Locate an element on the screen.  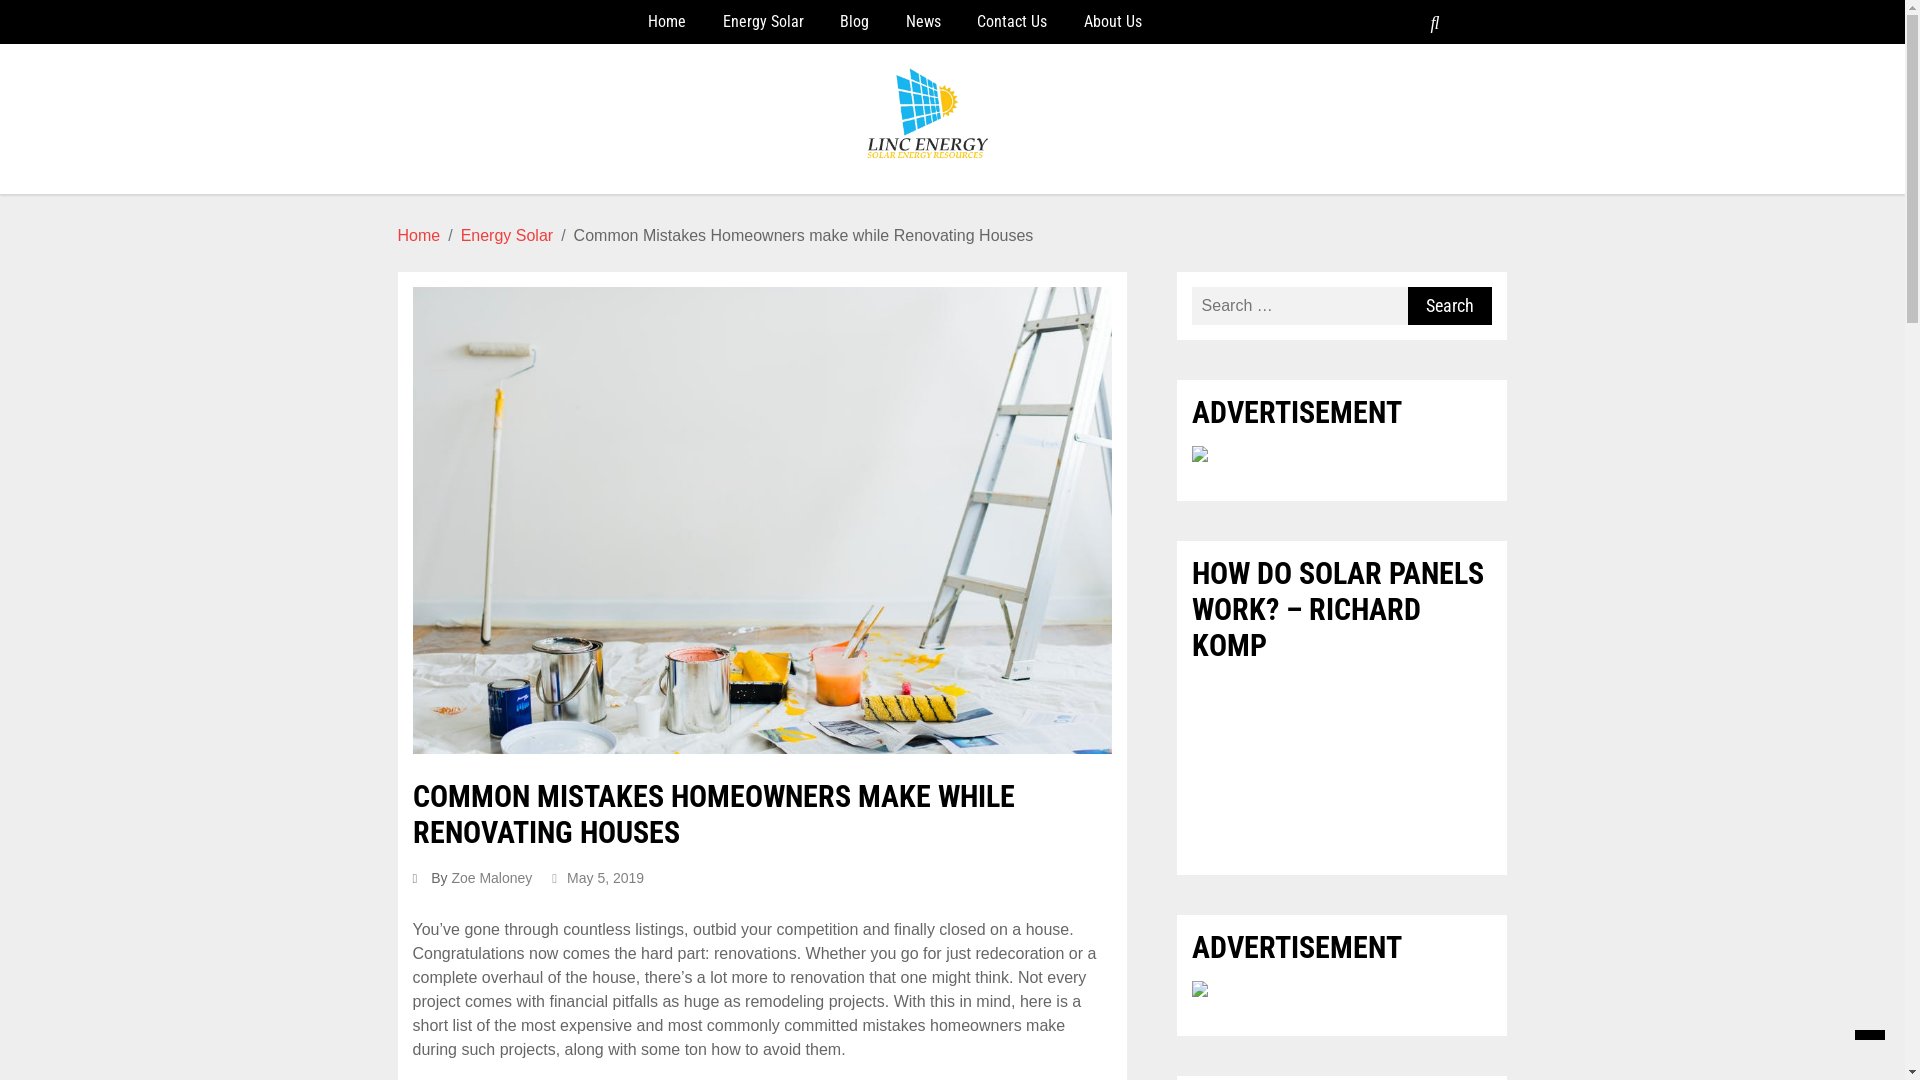
'Blog' is located at coordinates (854, 22).